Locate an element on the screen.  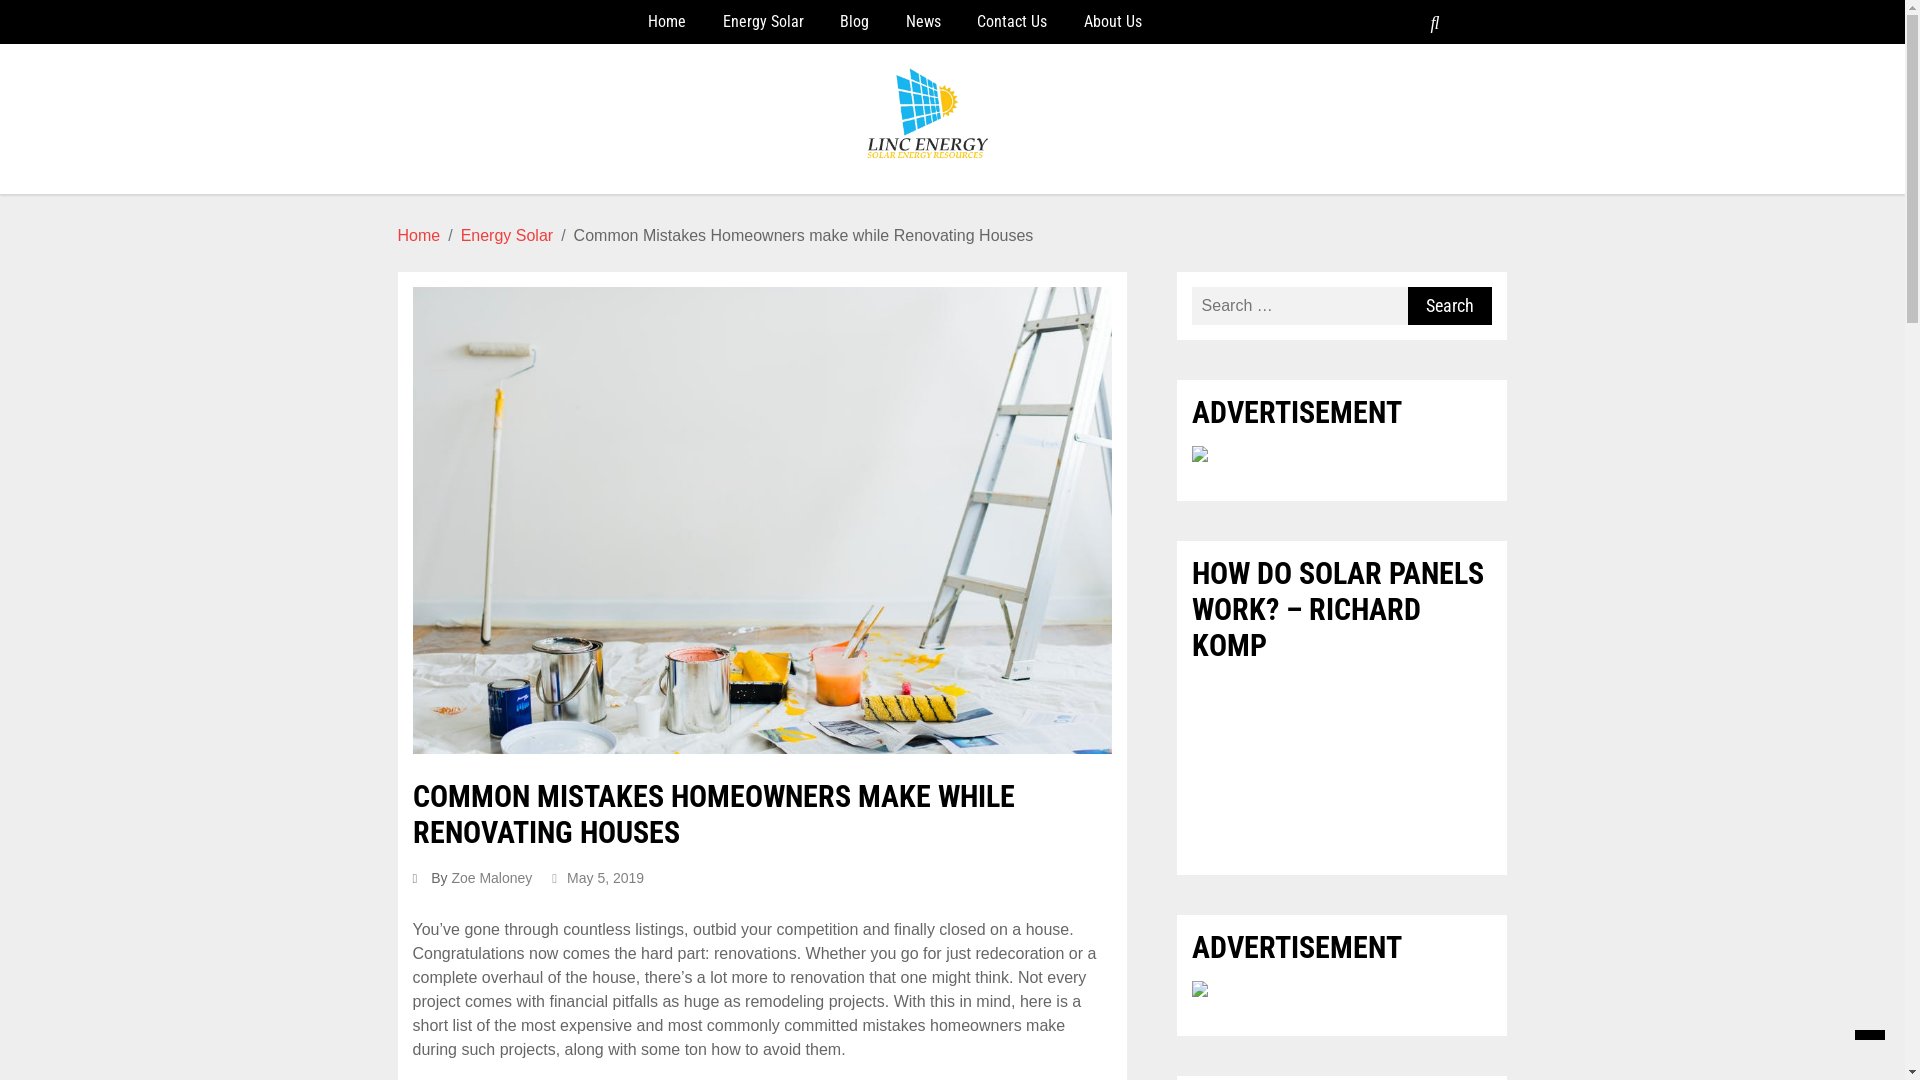
'Blog' is located at coordinates (854, 22).